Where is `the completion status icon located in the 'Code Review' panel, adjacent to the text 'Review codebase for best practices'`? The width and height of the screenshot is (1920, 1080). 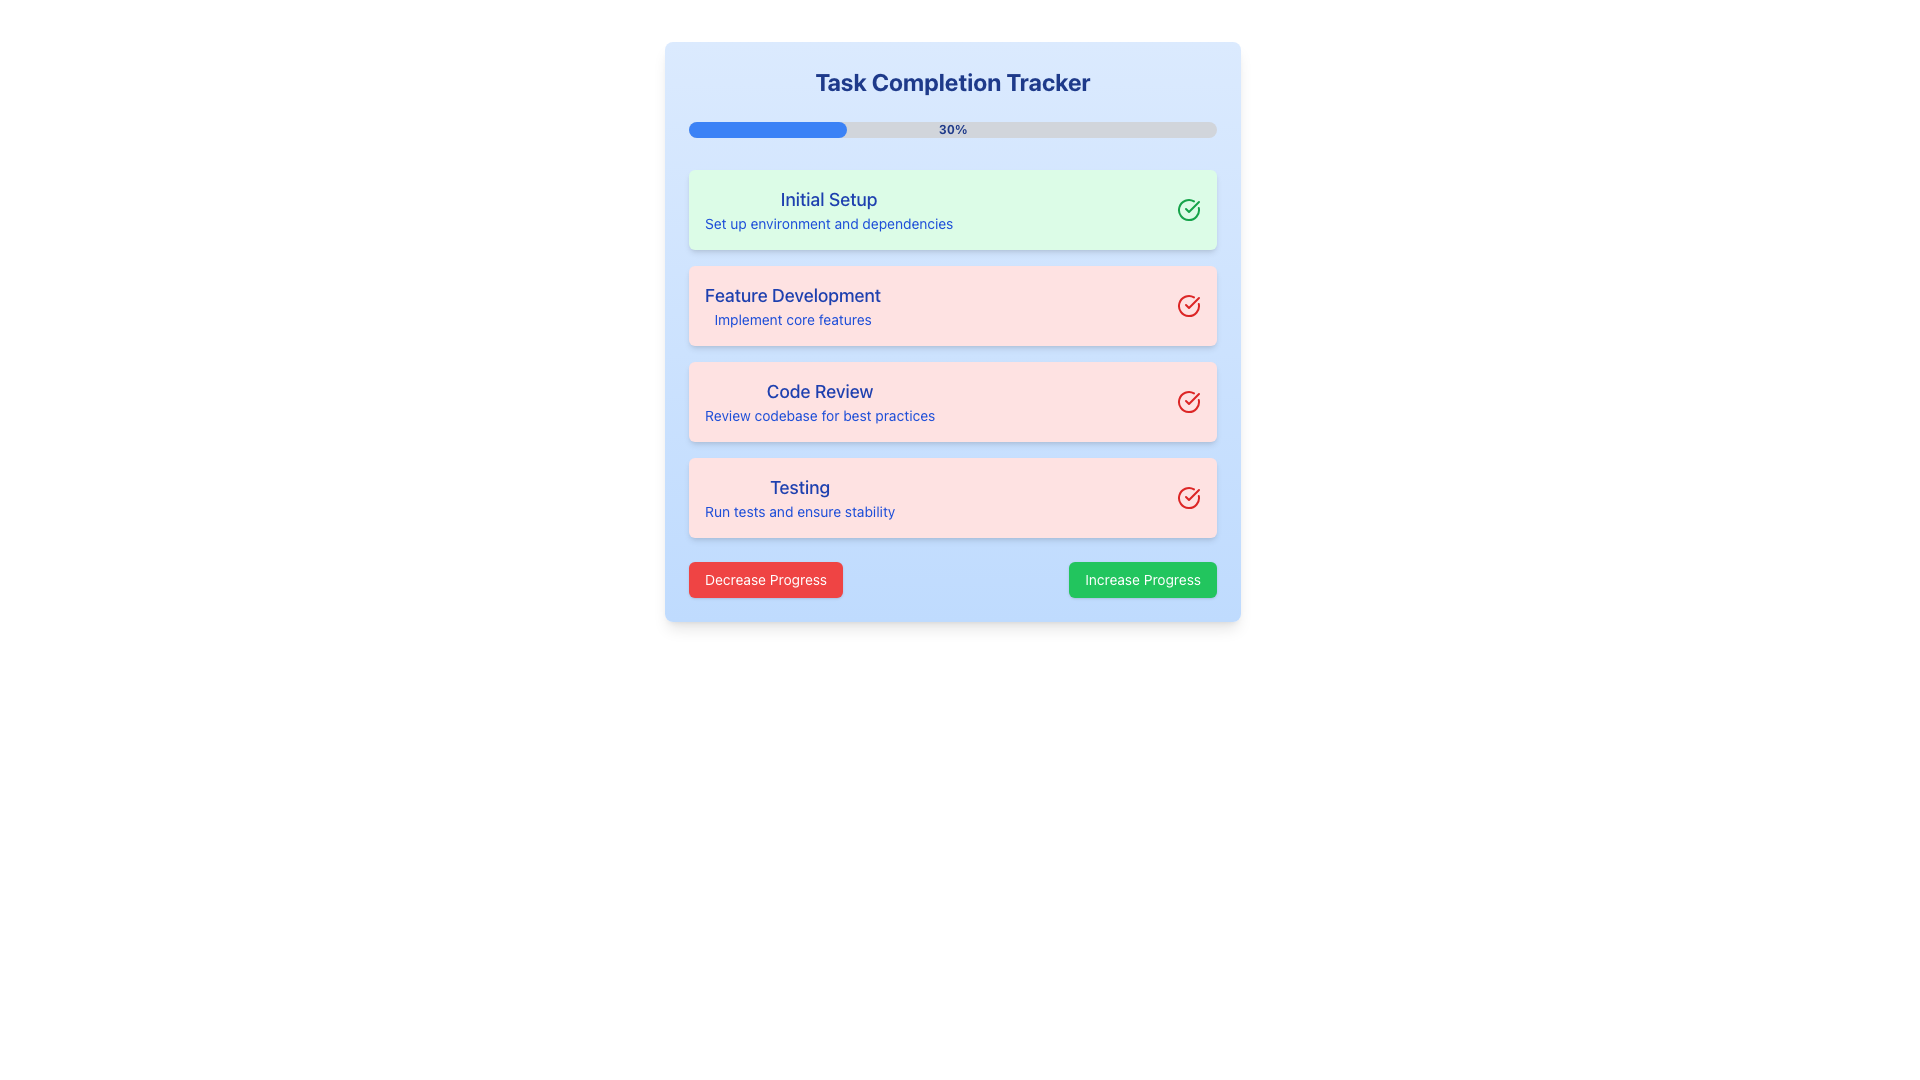 the completion status icon located in the 'Code Review' panel, adjacent to the text 'Review codebase for best practices' is located at coordinates (1189, 401).